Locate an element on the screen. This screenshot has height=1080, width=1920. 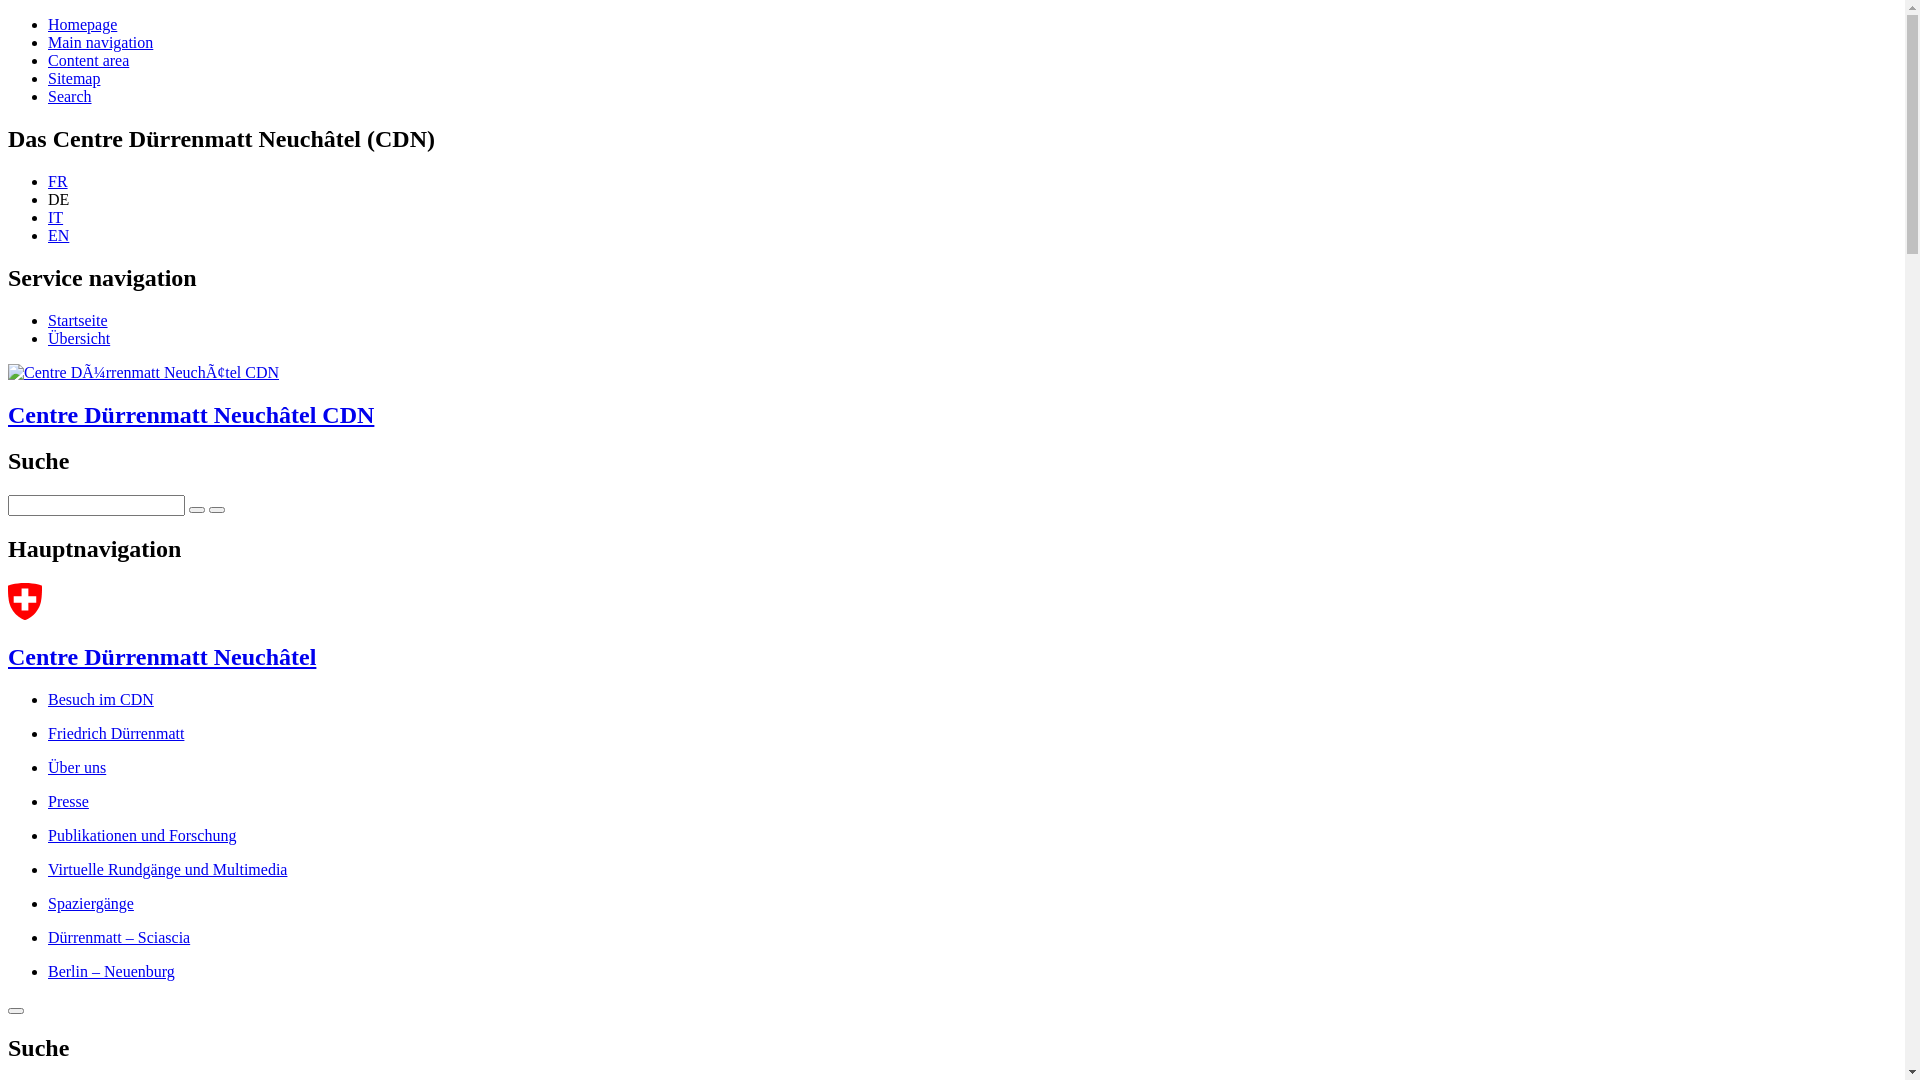
'Content area' is located at coordinates (87, 59).